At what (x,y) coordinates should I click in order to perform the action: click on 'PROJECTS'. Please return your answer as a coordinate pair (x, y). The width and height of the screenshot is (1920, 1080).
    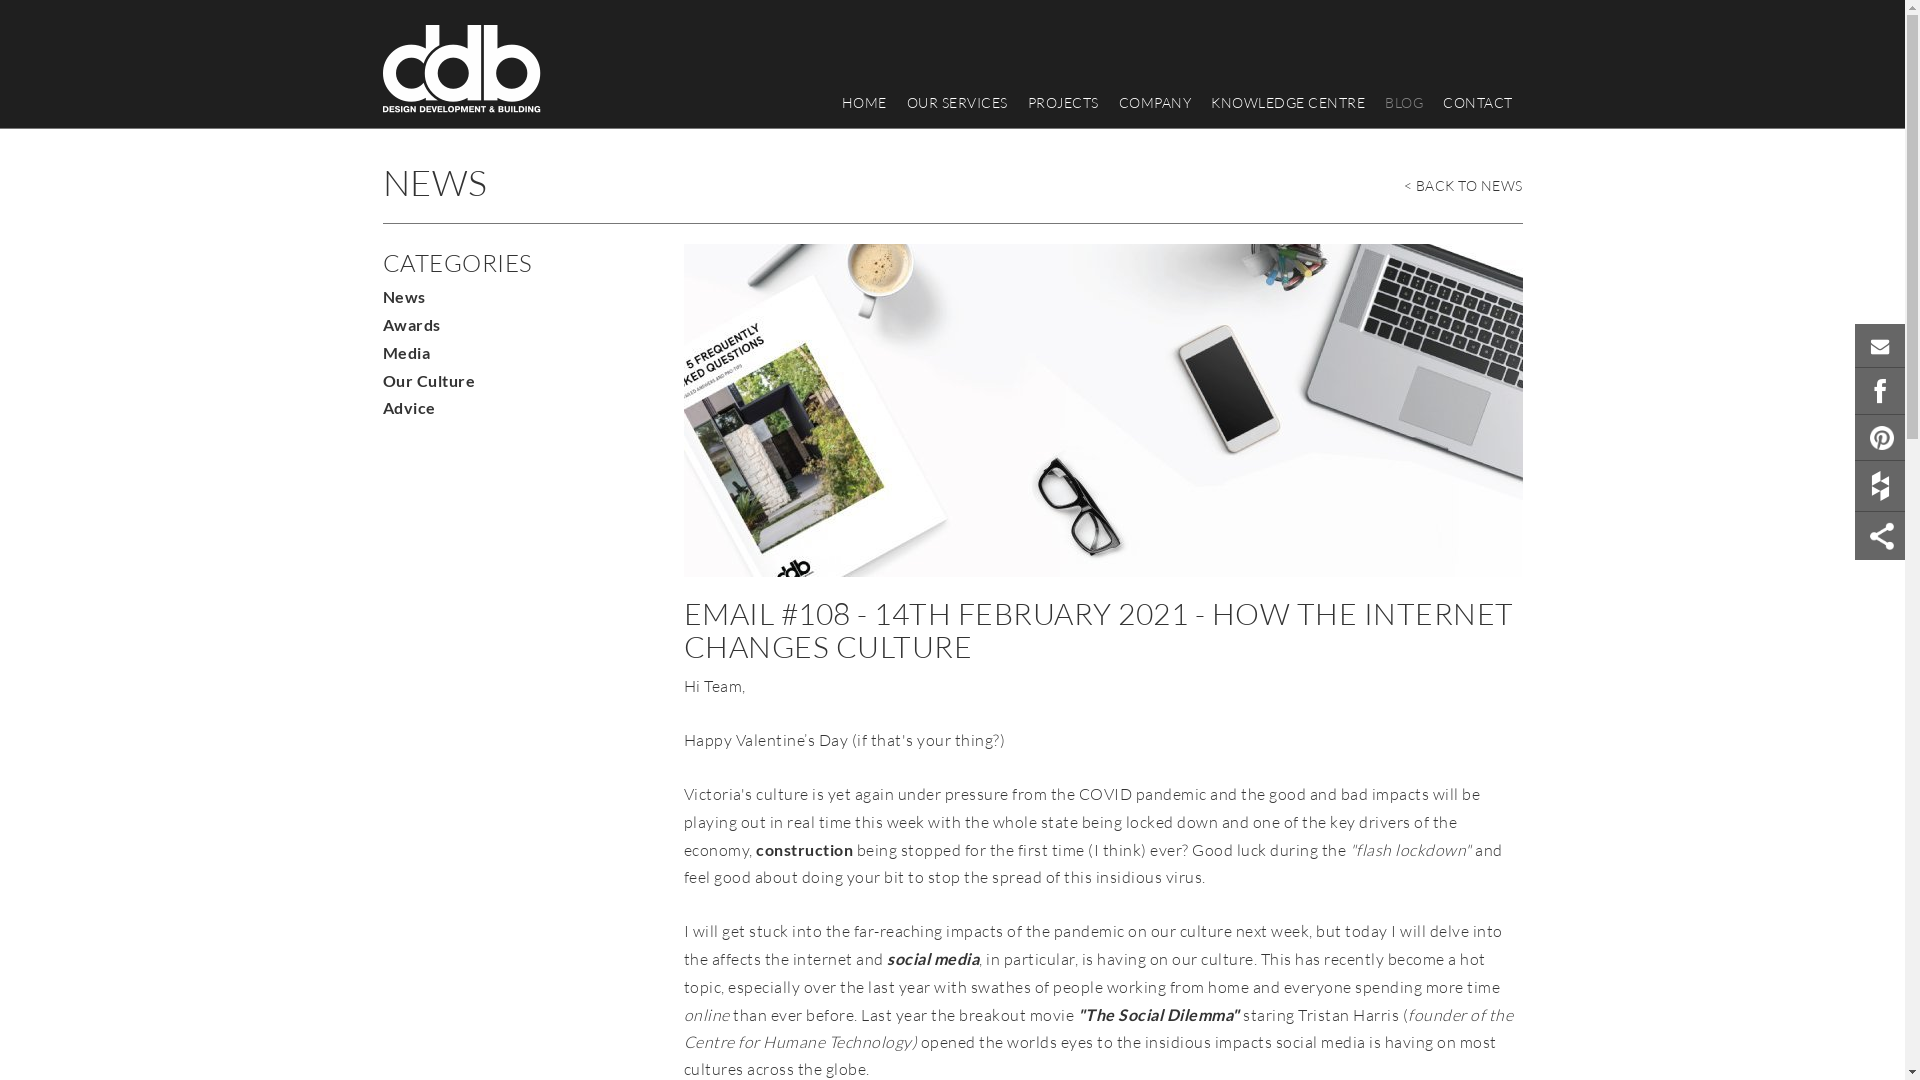
    Looking at the image, I should click on (1017, 103).